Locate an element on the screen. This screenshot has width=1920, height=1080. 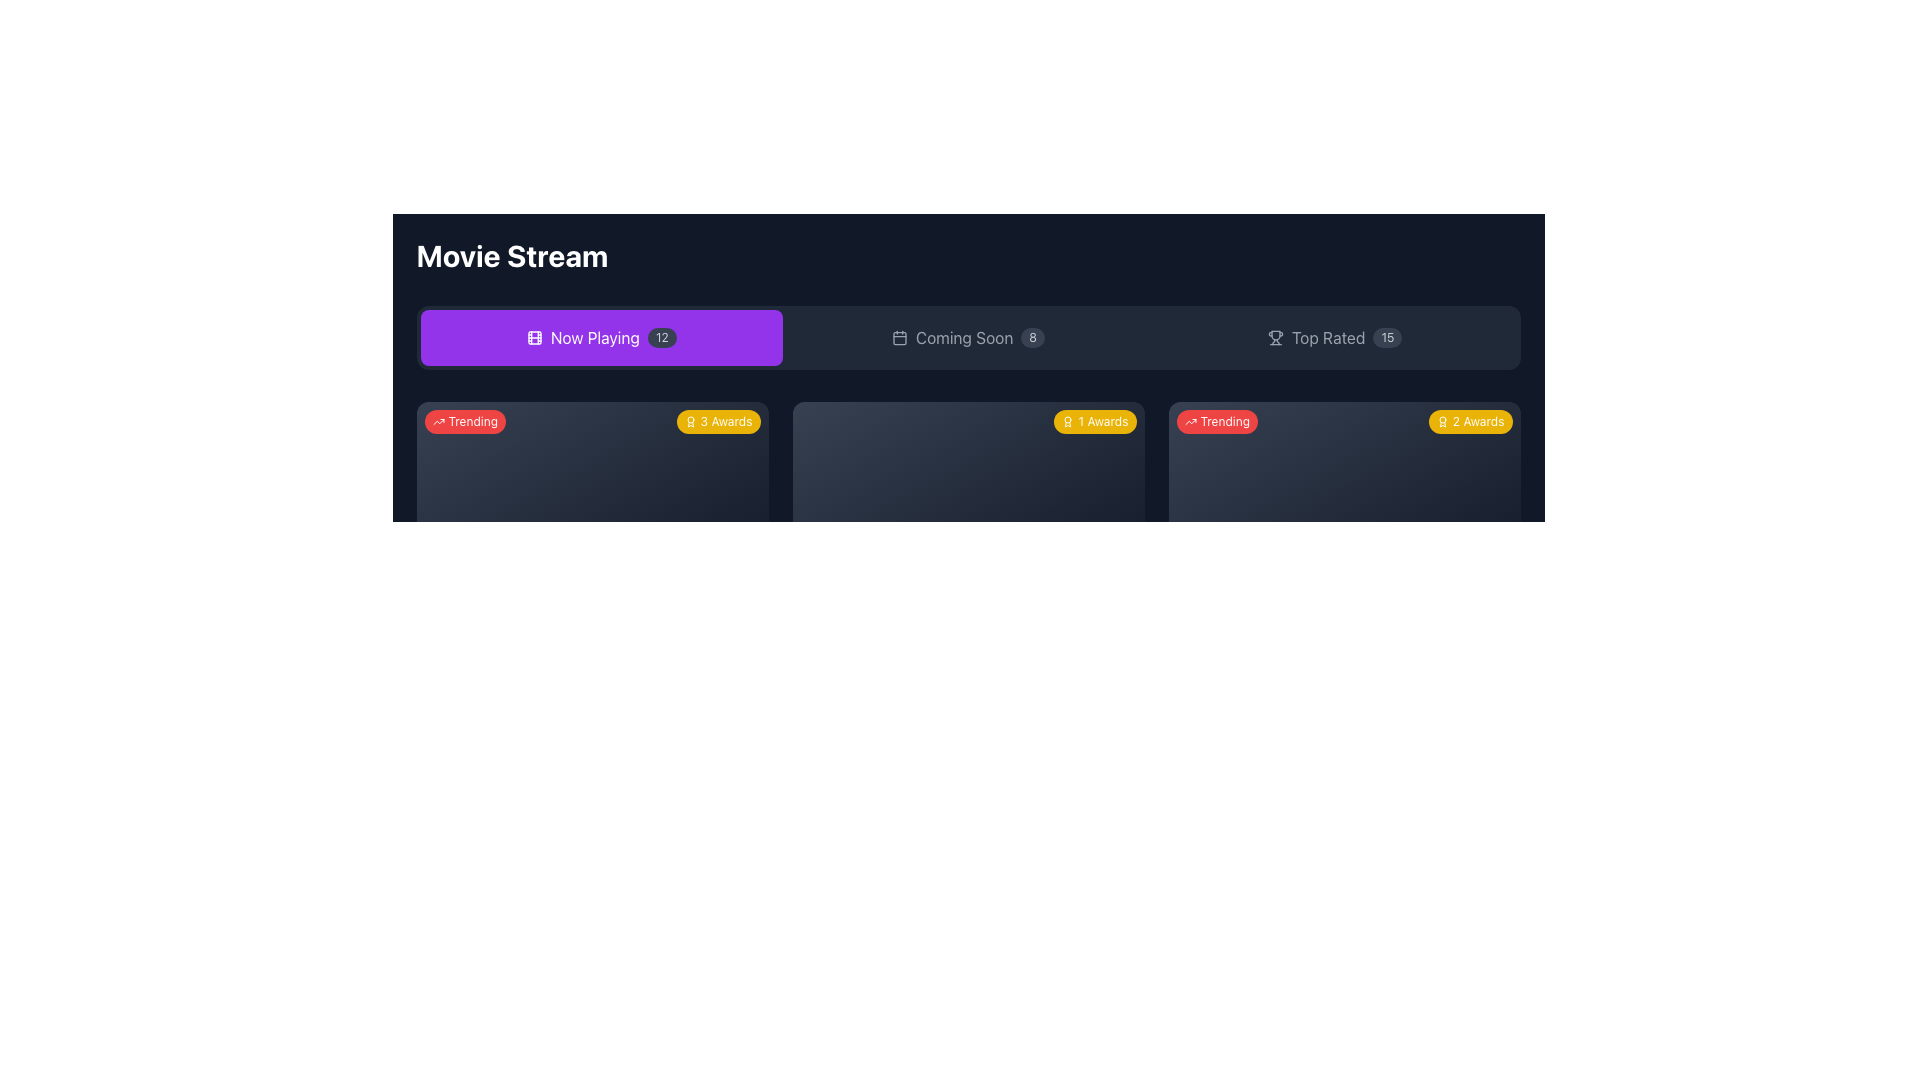
the red pill-shaped label containing the word 'Trending' and an upward trending arrow icon located in the top-left corner of the content cards section is located at coordinates (464, 420).